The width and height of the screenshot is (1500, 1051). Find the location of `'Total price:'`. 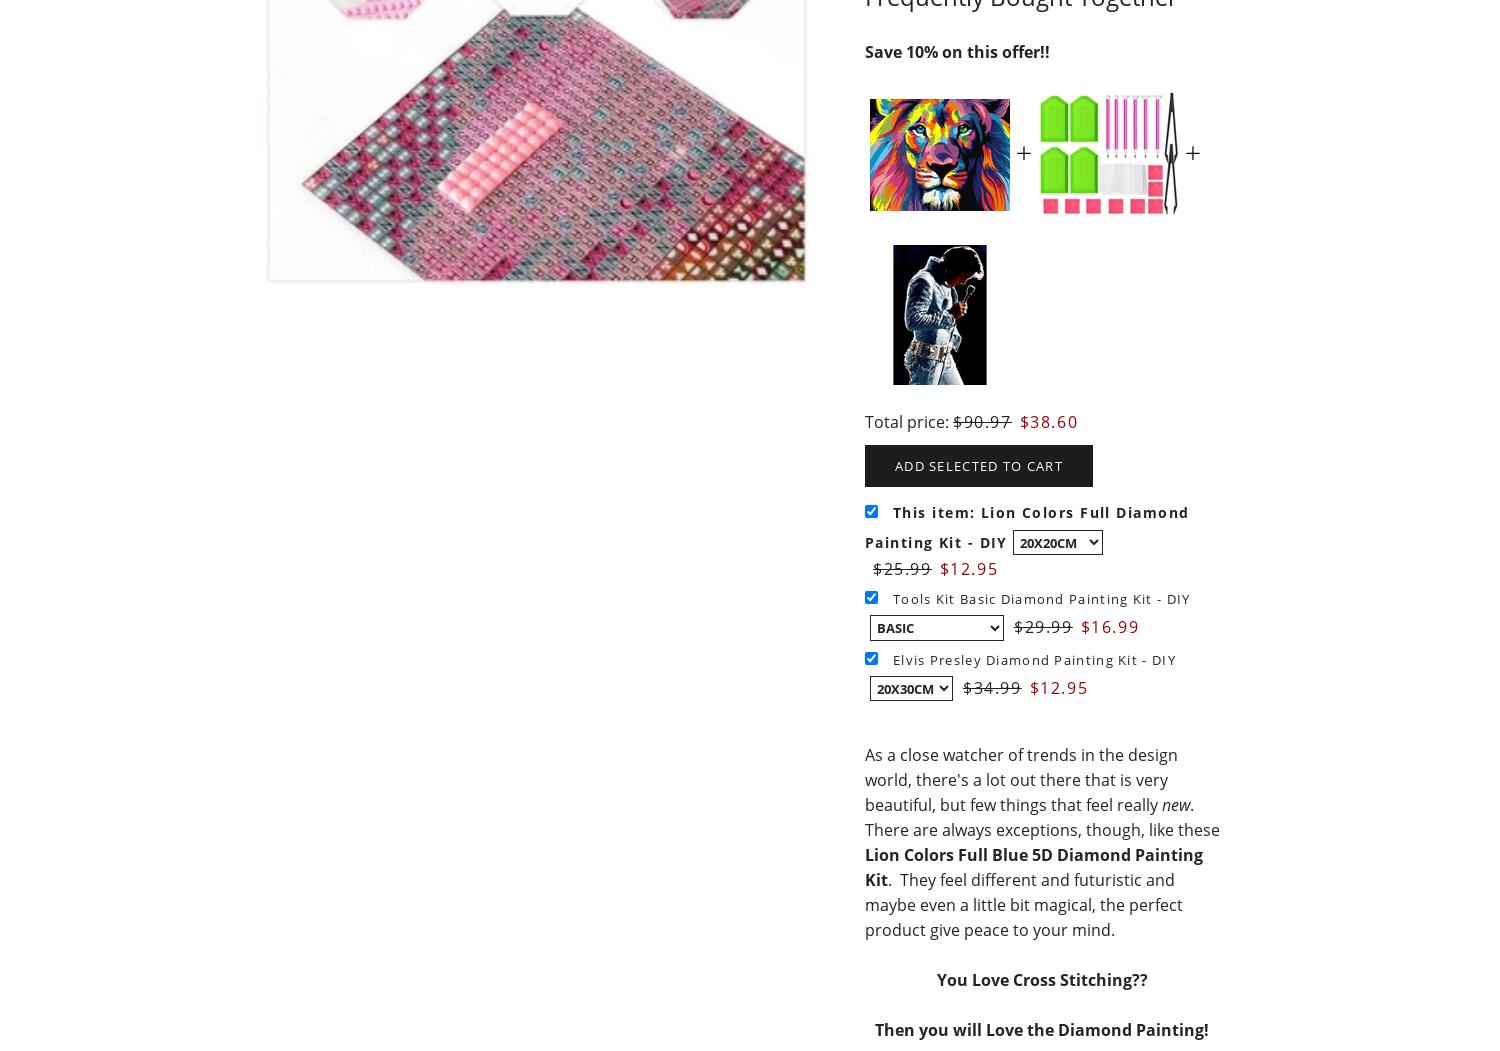

'Total price:' is located at coordinates (906, 421).